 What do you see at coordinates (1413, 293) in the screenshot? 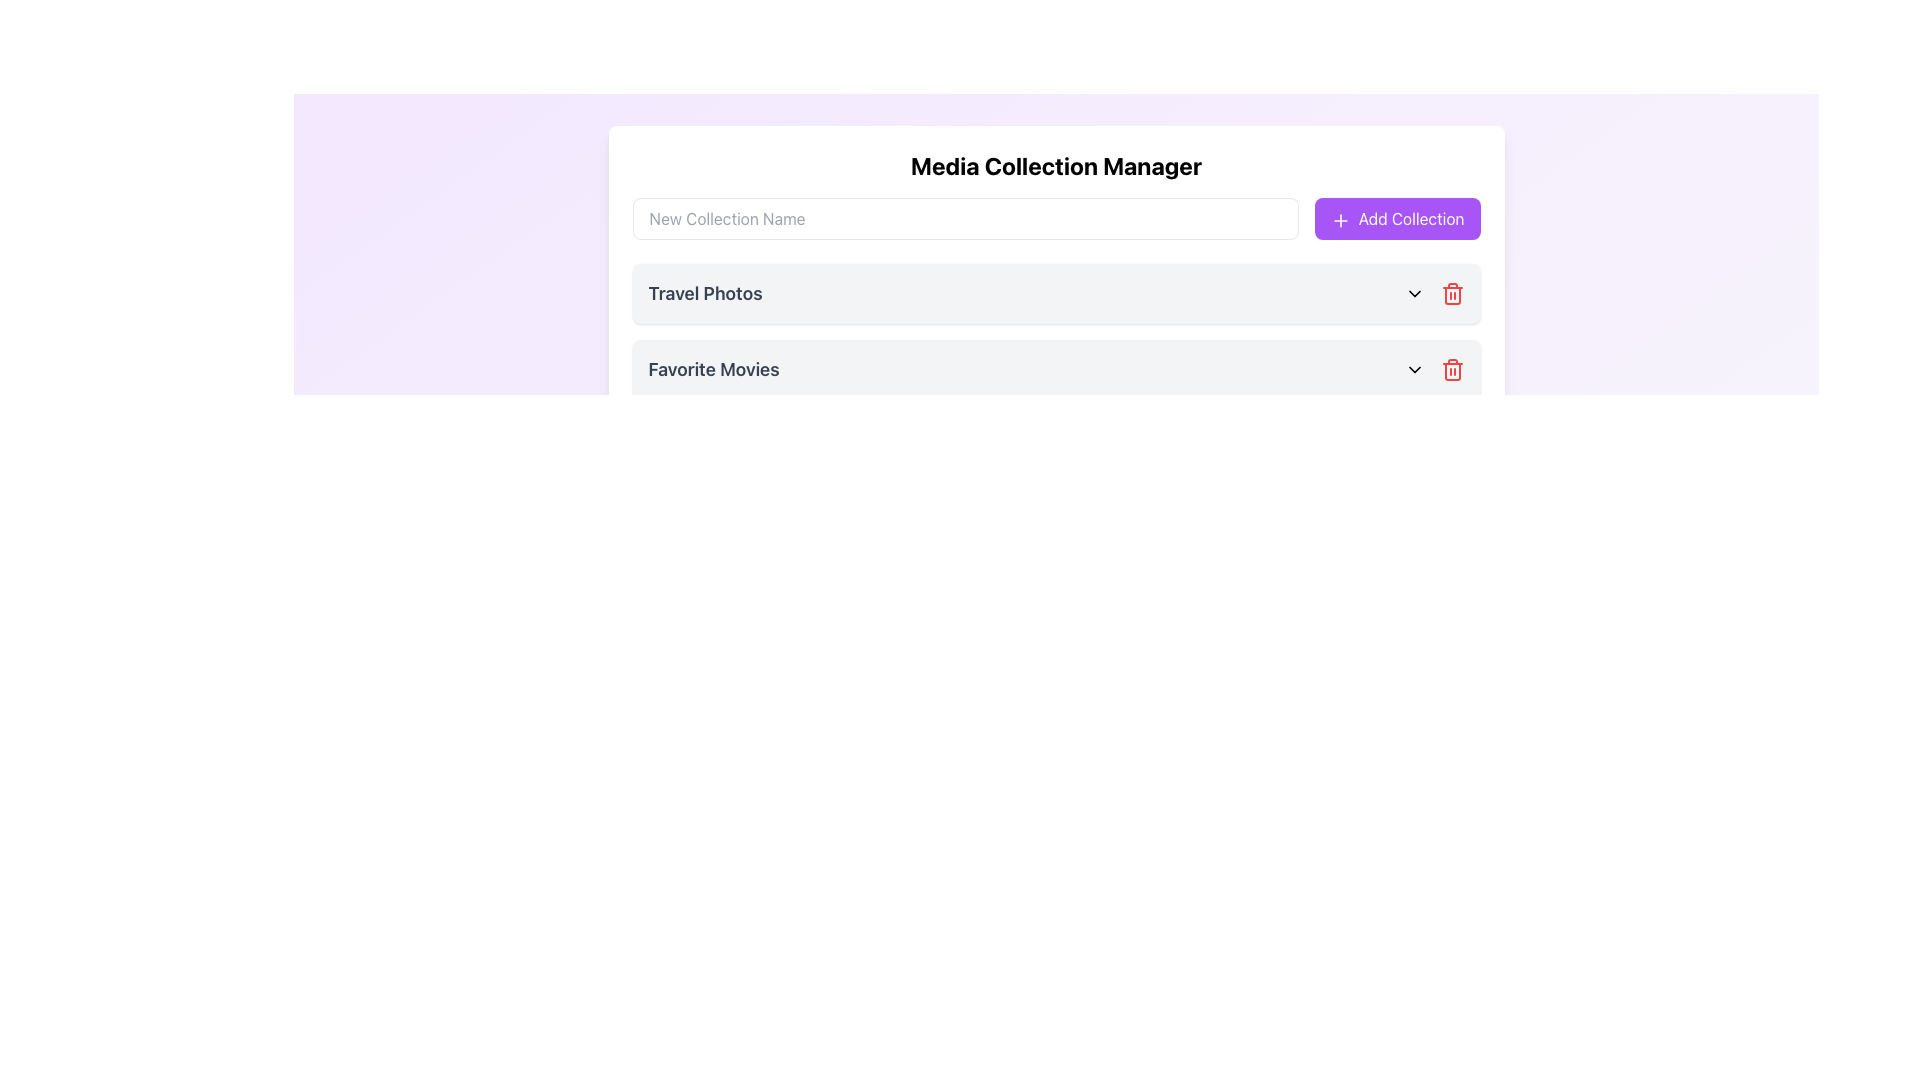
I see `the downward-facing chevron icon to the right of the 'Favorite Movies' item in the second row` at bounding box center [1413, 293].